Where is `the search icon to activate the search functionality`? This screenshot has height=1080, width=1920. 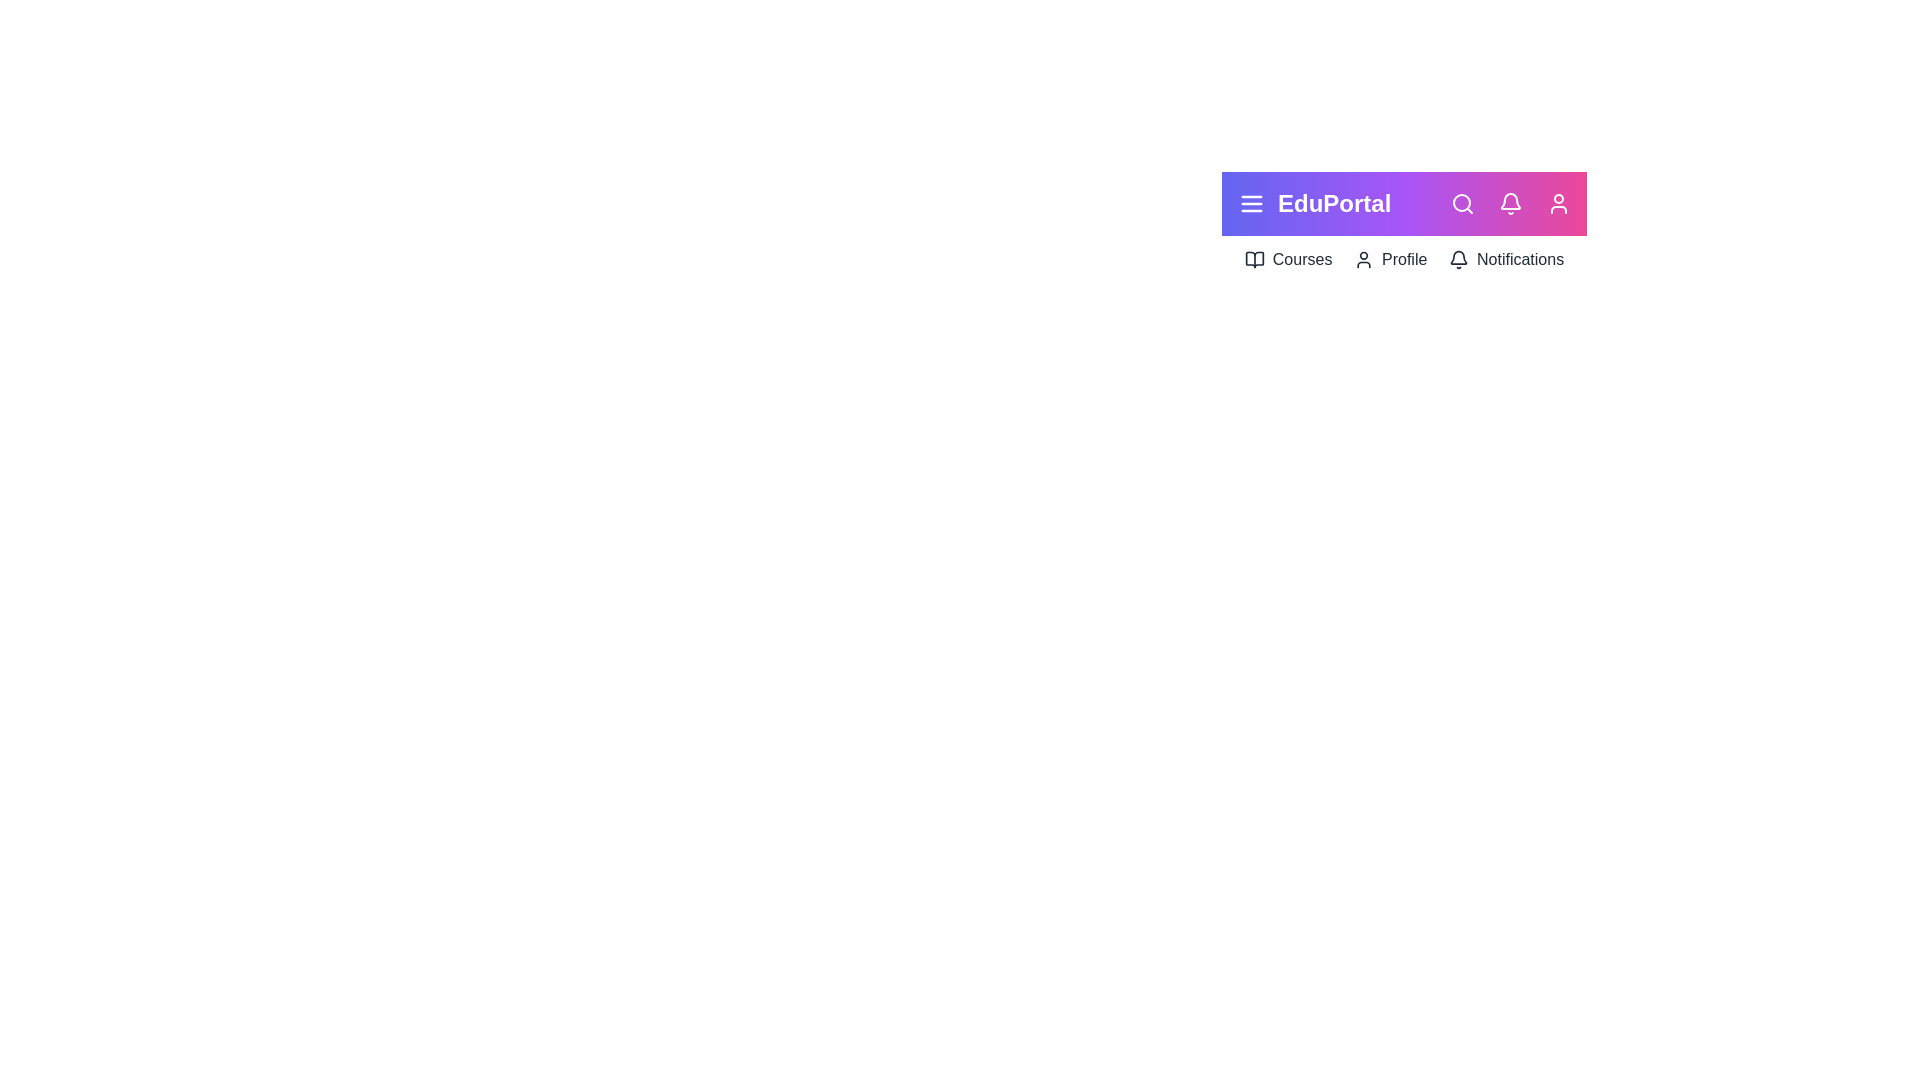
the search icon to activate the search functionality is located at coordinates (1463, 204).